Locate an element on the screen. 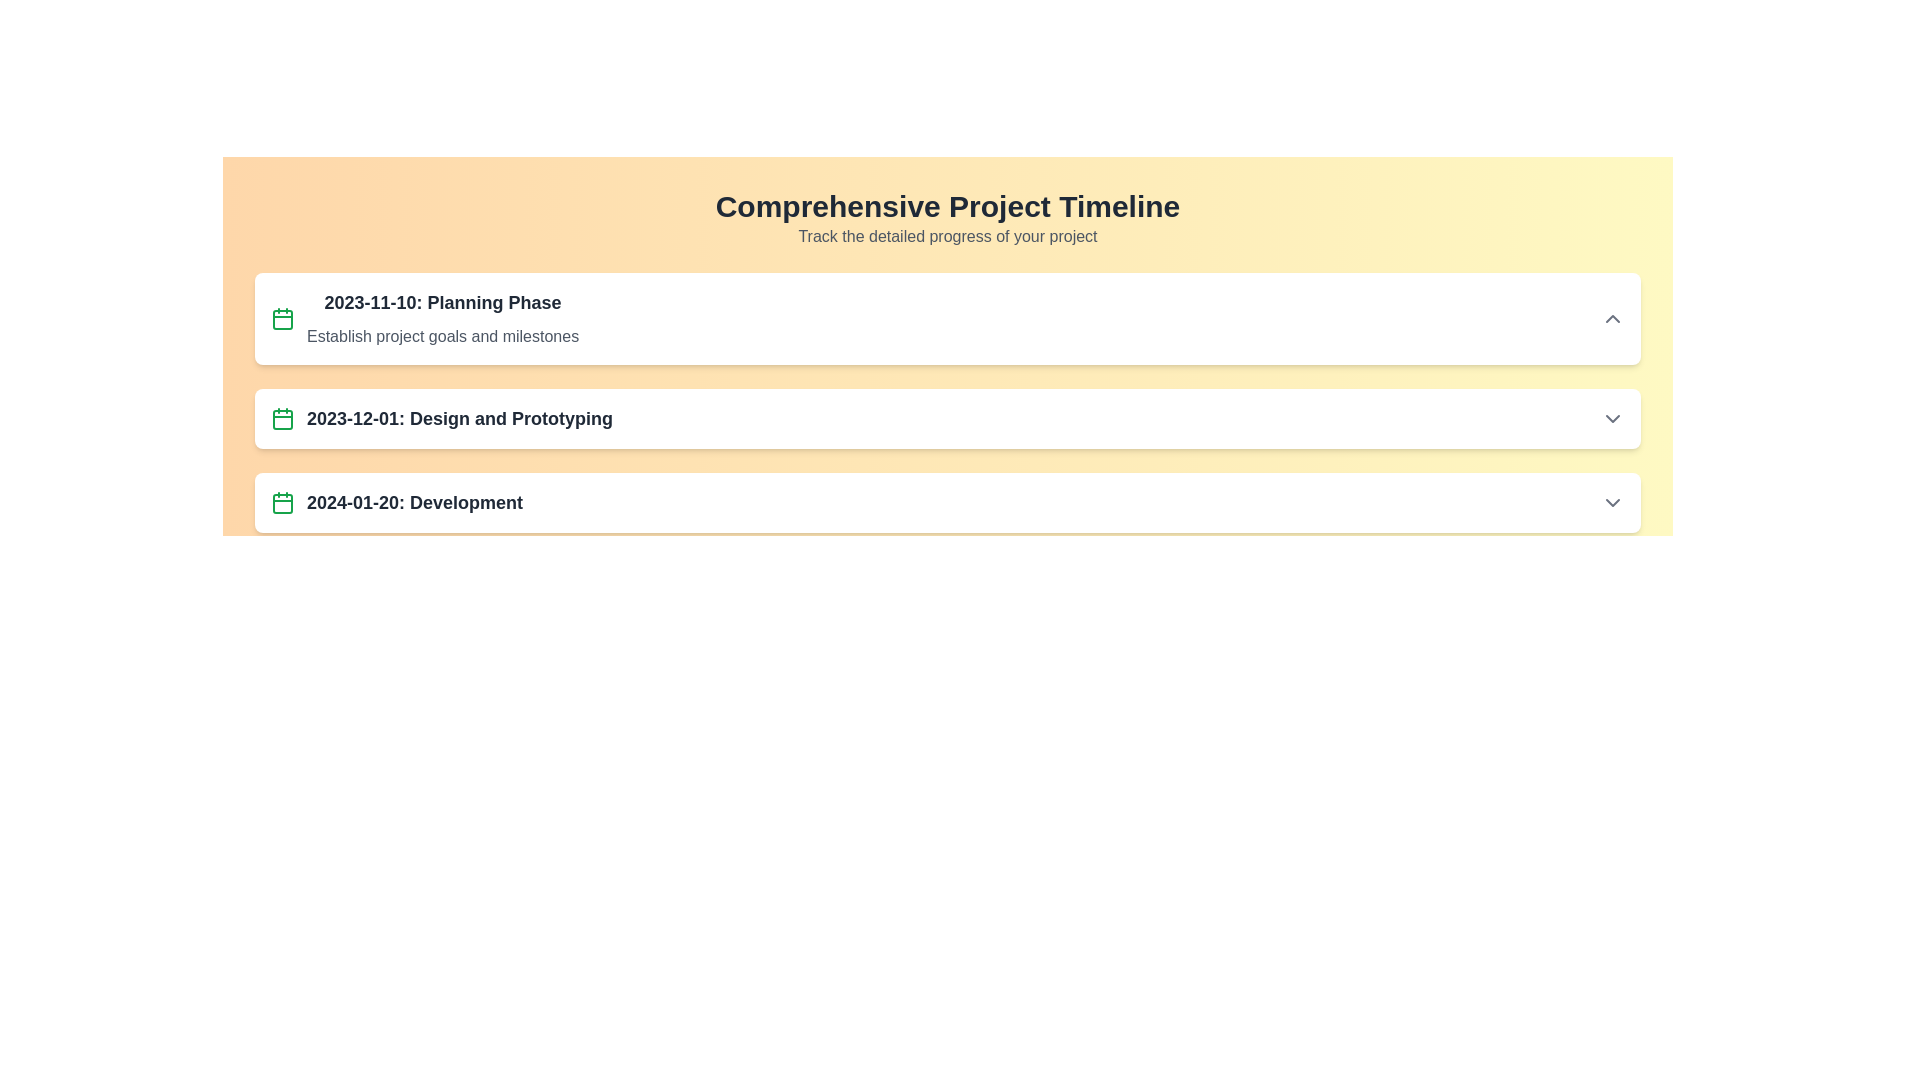 Image resolution: width=1920 pixels, height=1080 pixels. the Text Display element that shows '2023-11-10: Planning Phase' in bold and 'Establish project goals and milestones' in a muted gray font, located at the top-left of the white card section is located at coordinates (442, 318).